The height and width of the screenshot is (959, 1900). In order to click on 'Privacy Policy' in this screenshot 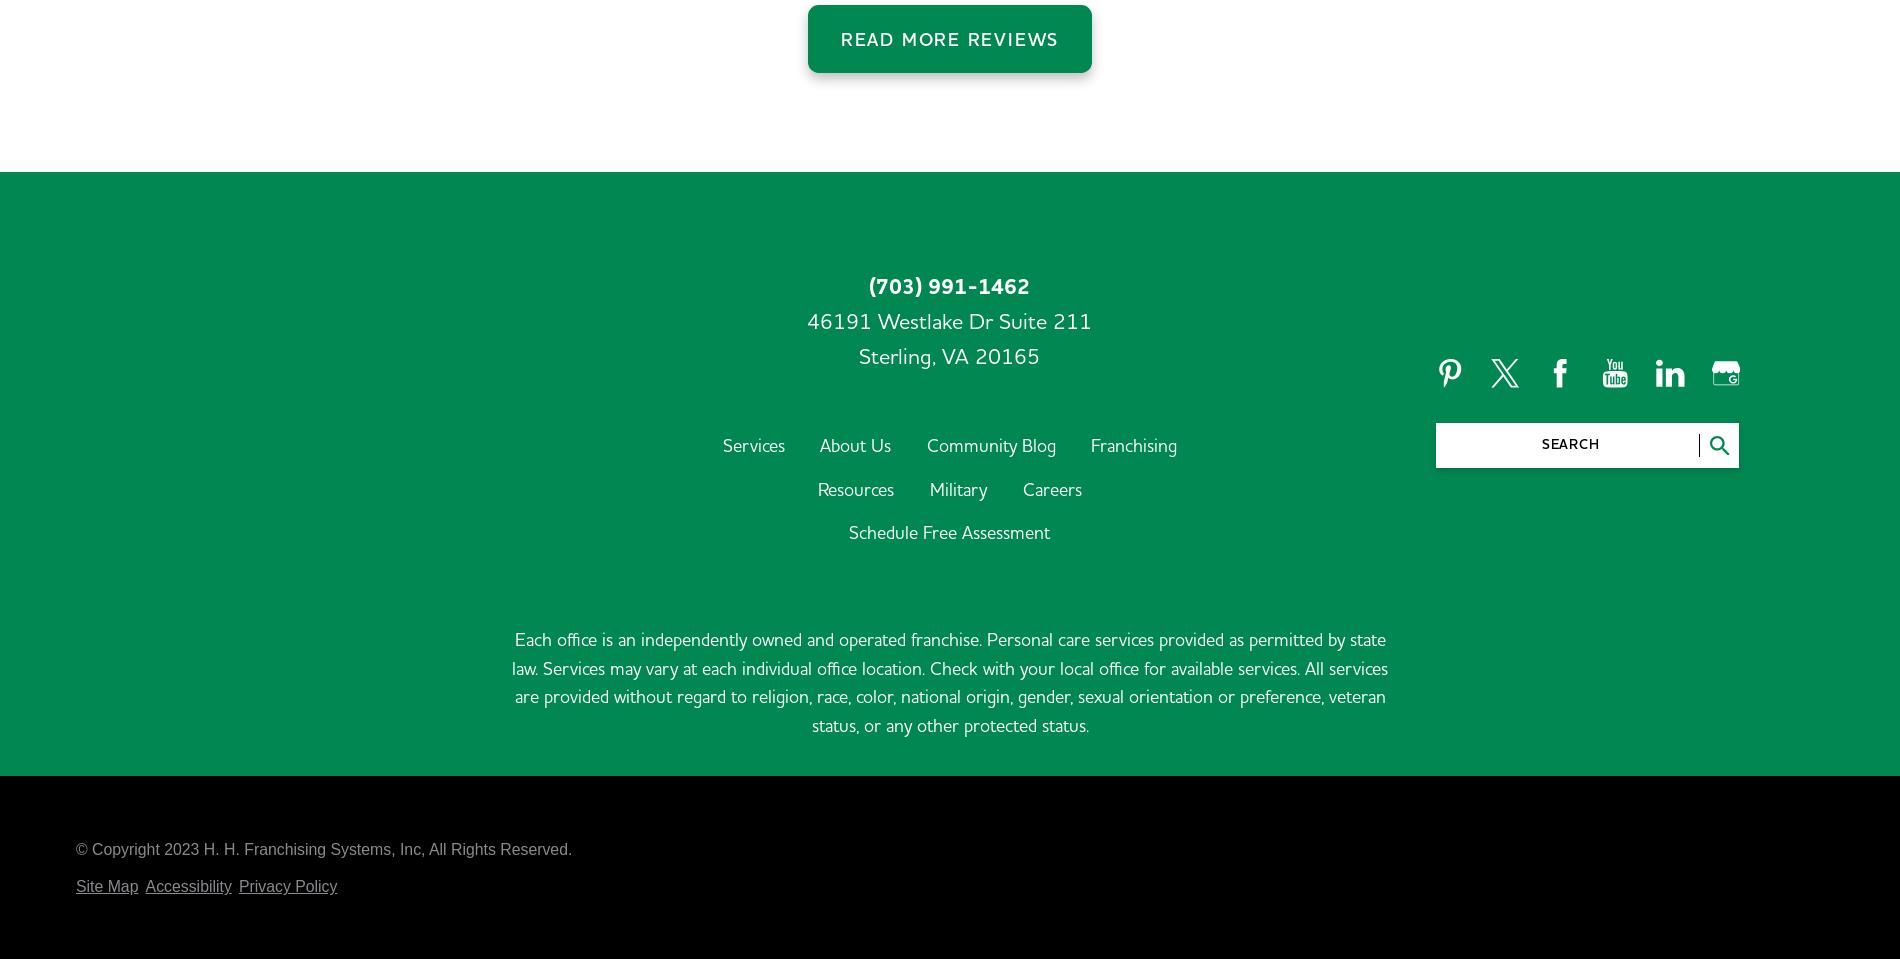, I will do `click(238, 755)`.